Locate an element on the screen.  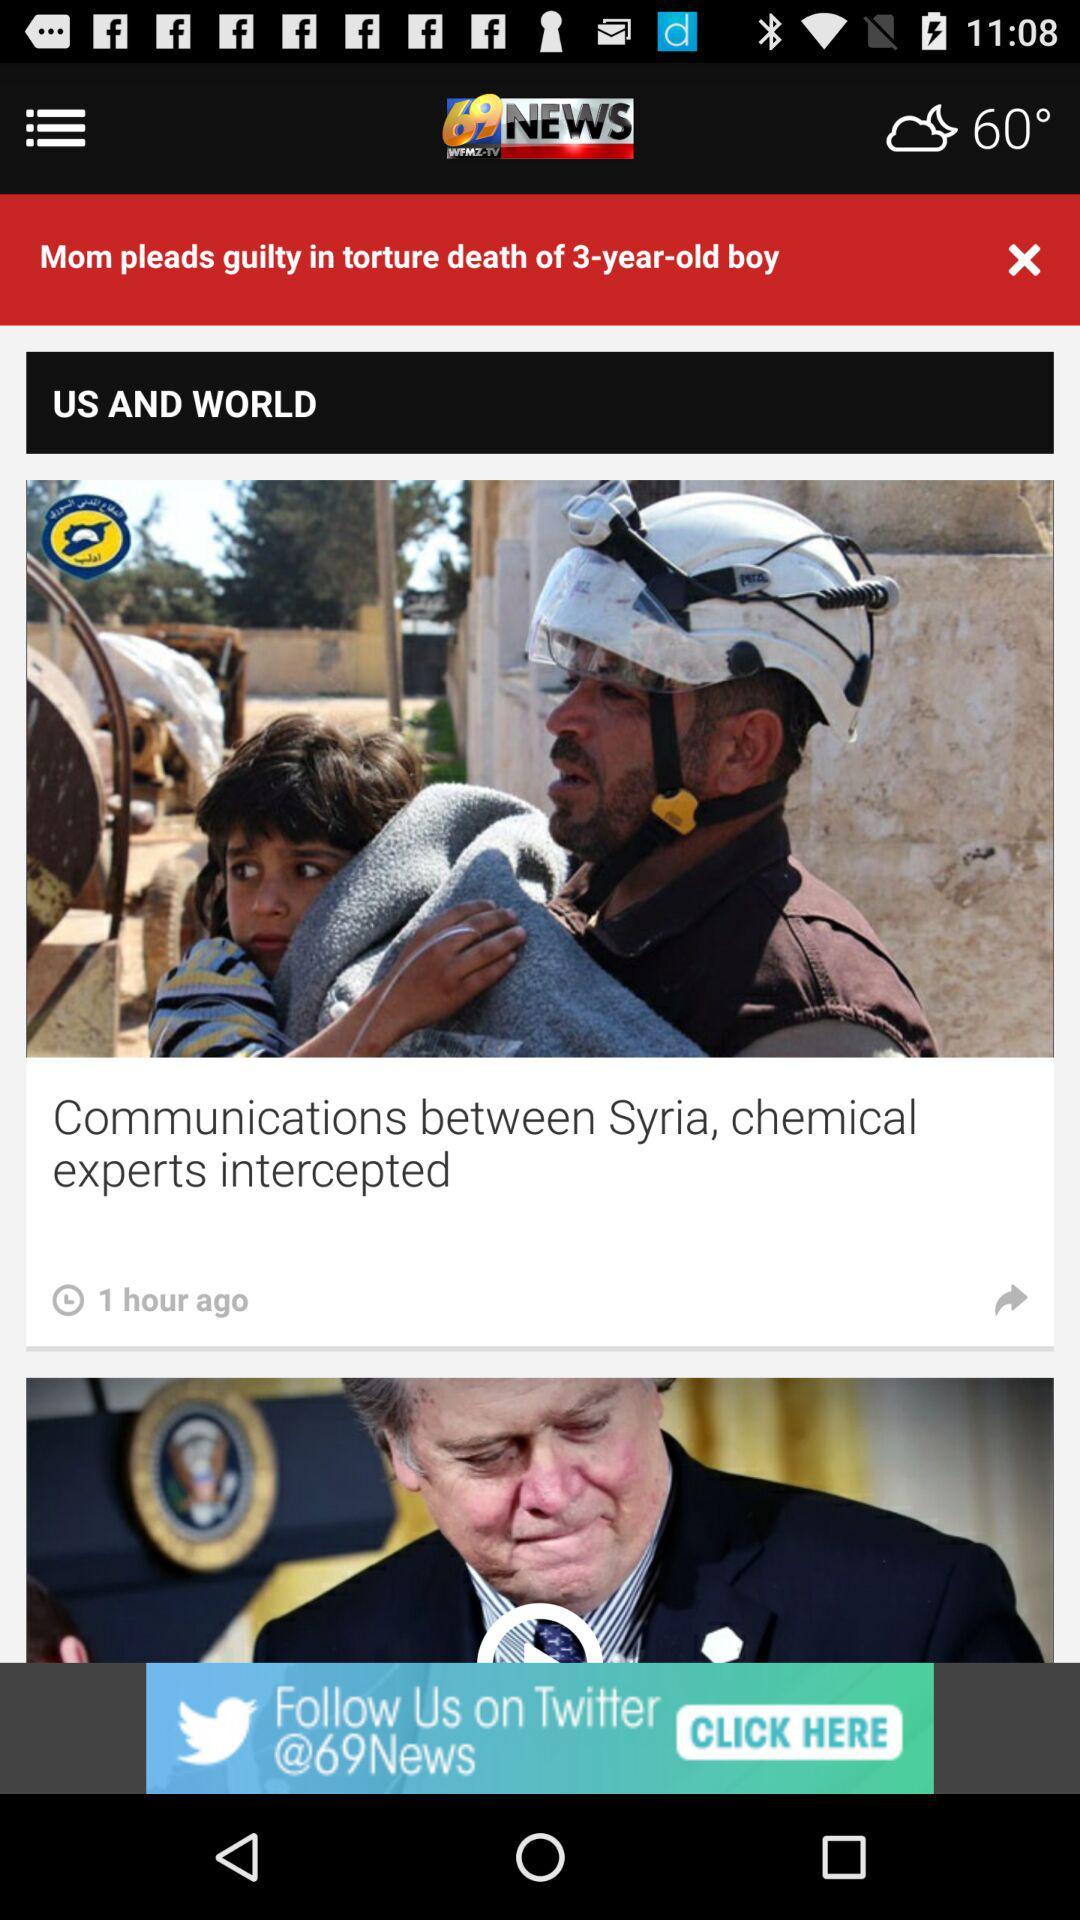
the advertisement is located at coordinates (540, 1727).